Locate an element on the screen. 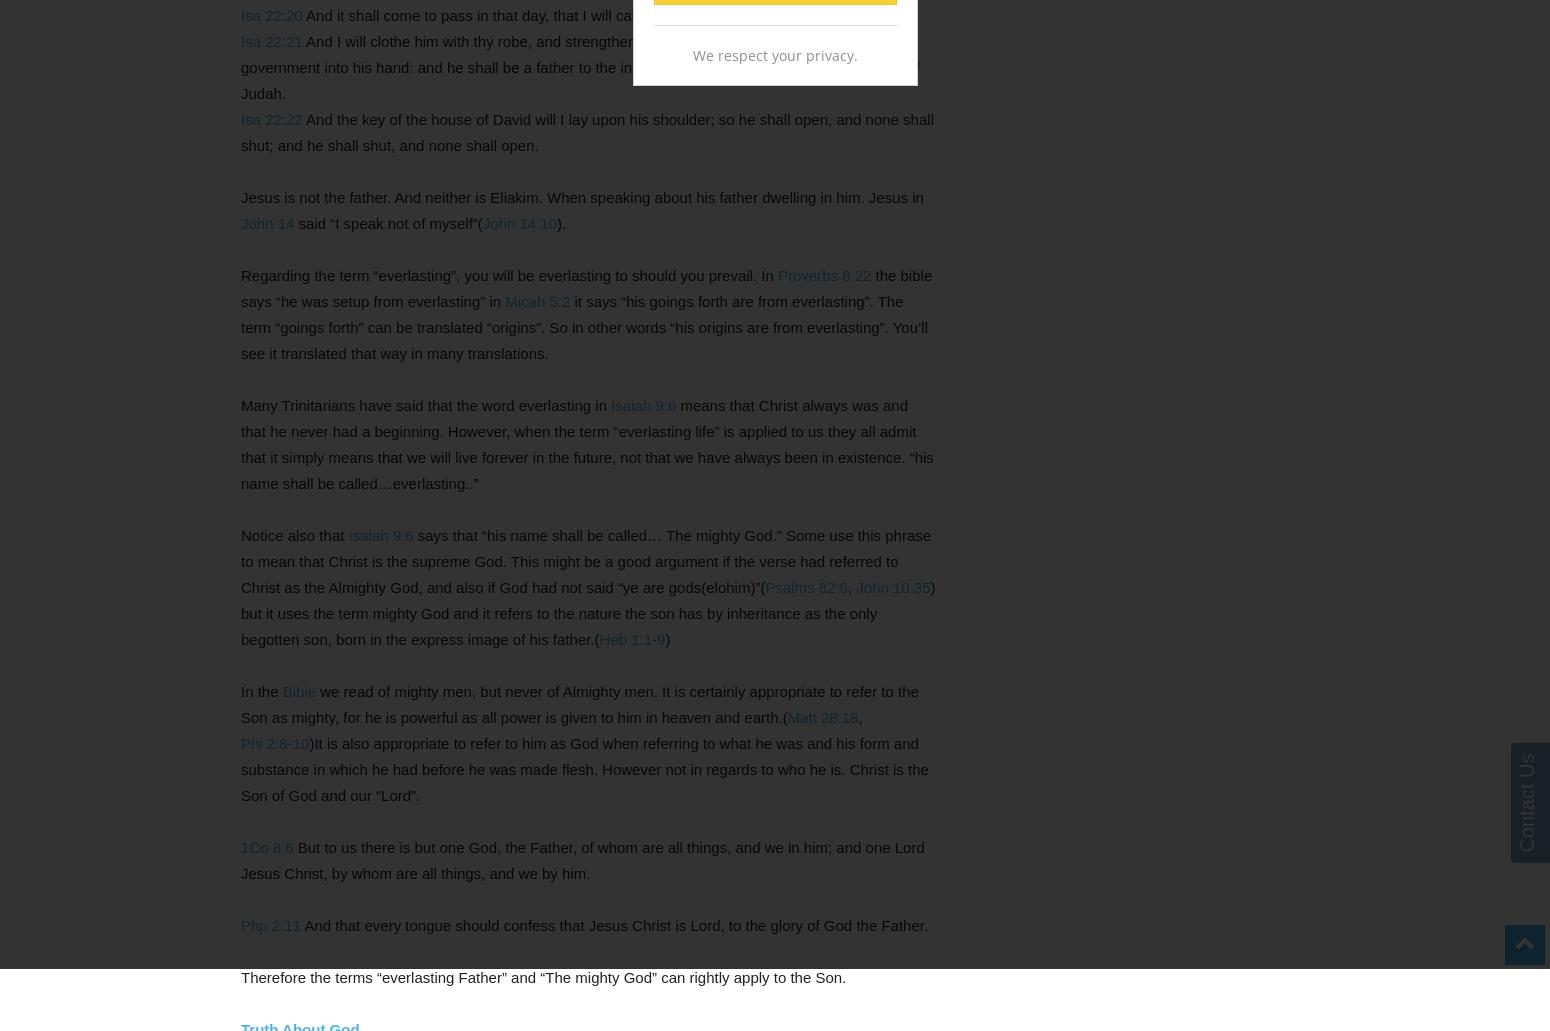 This screenshot has height=1031, width=1550. 'Matt 28:18' is located at coordinates (821, 717).